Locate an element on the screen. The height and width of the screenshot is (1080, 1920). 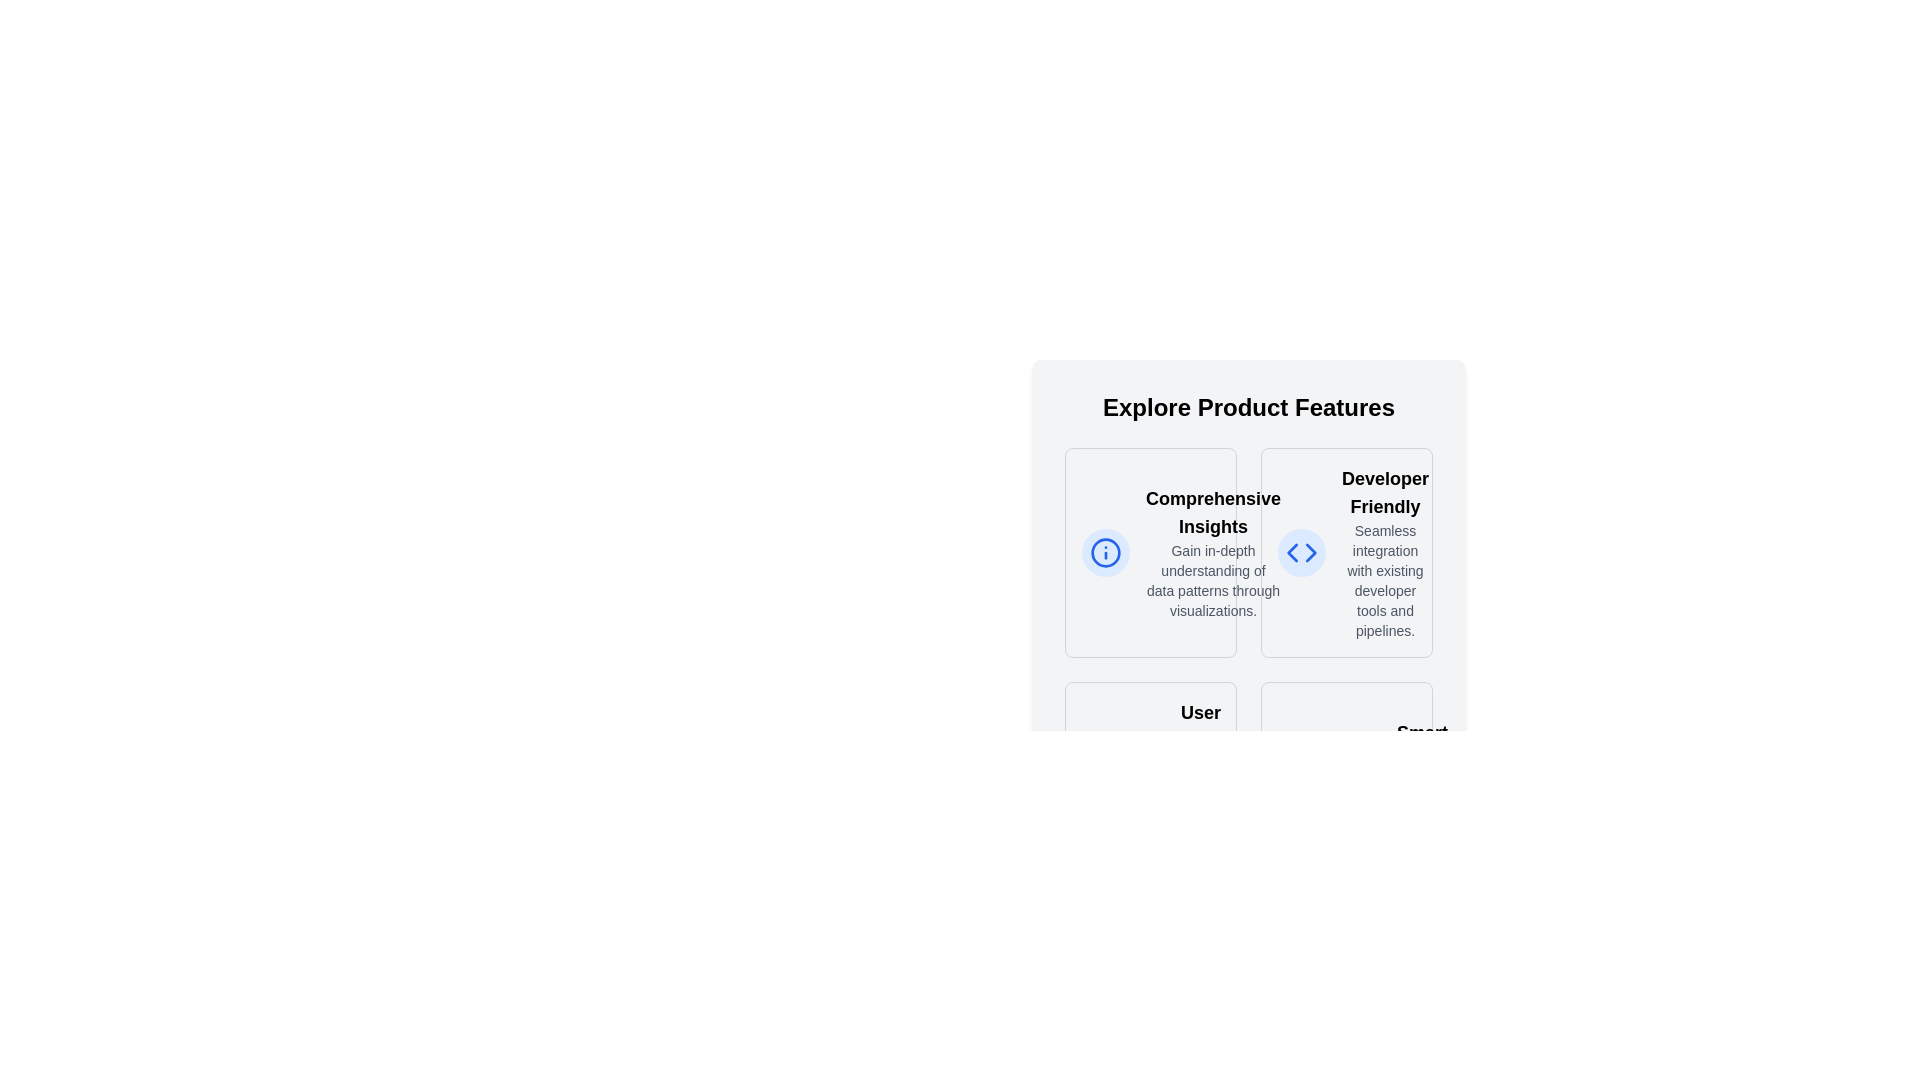
the blue left-pointing arrow icon that is part of the navigation buttons next to the 'Comprehensive Insights' section is located at coordinates (1292, 552).